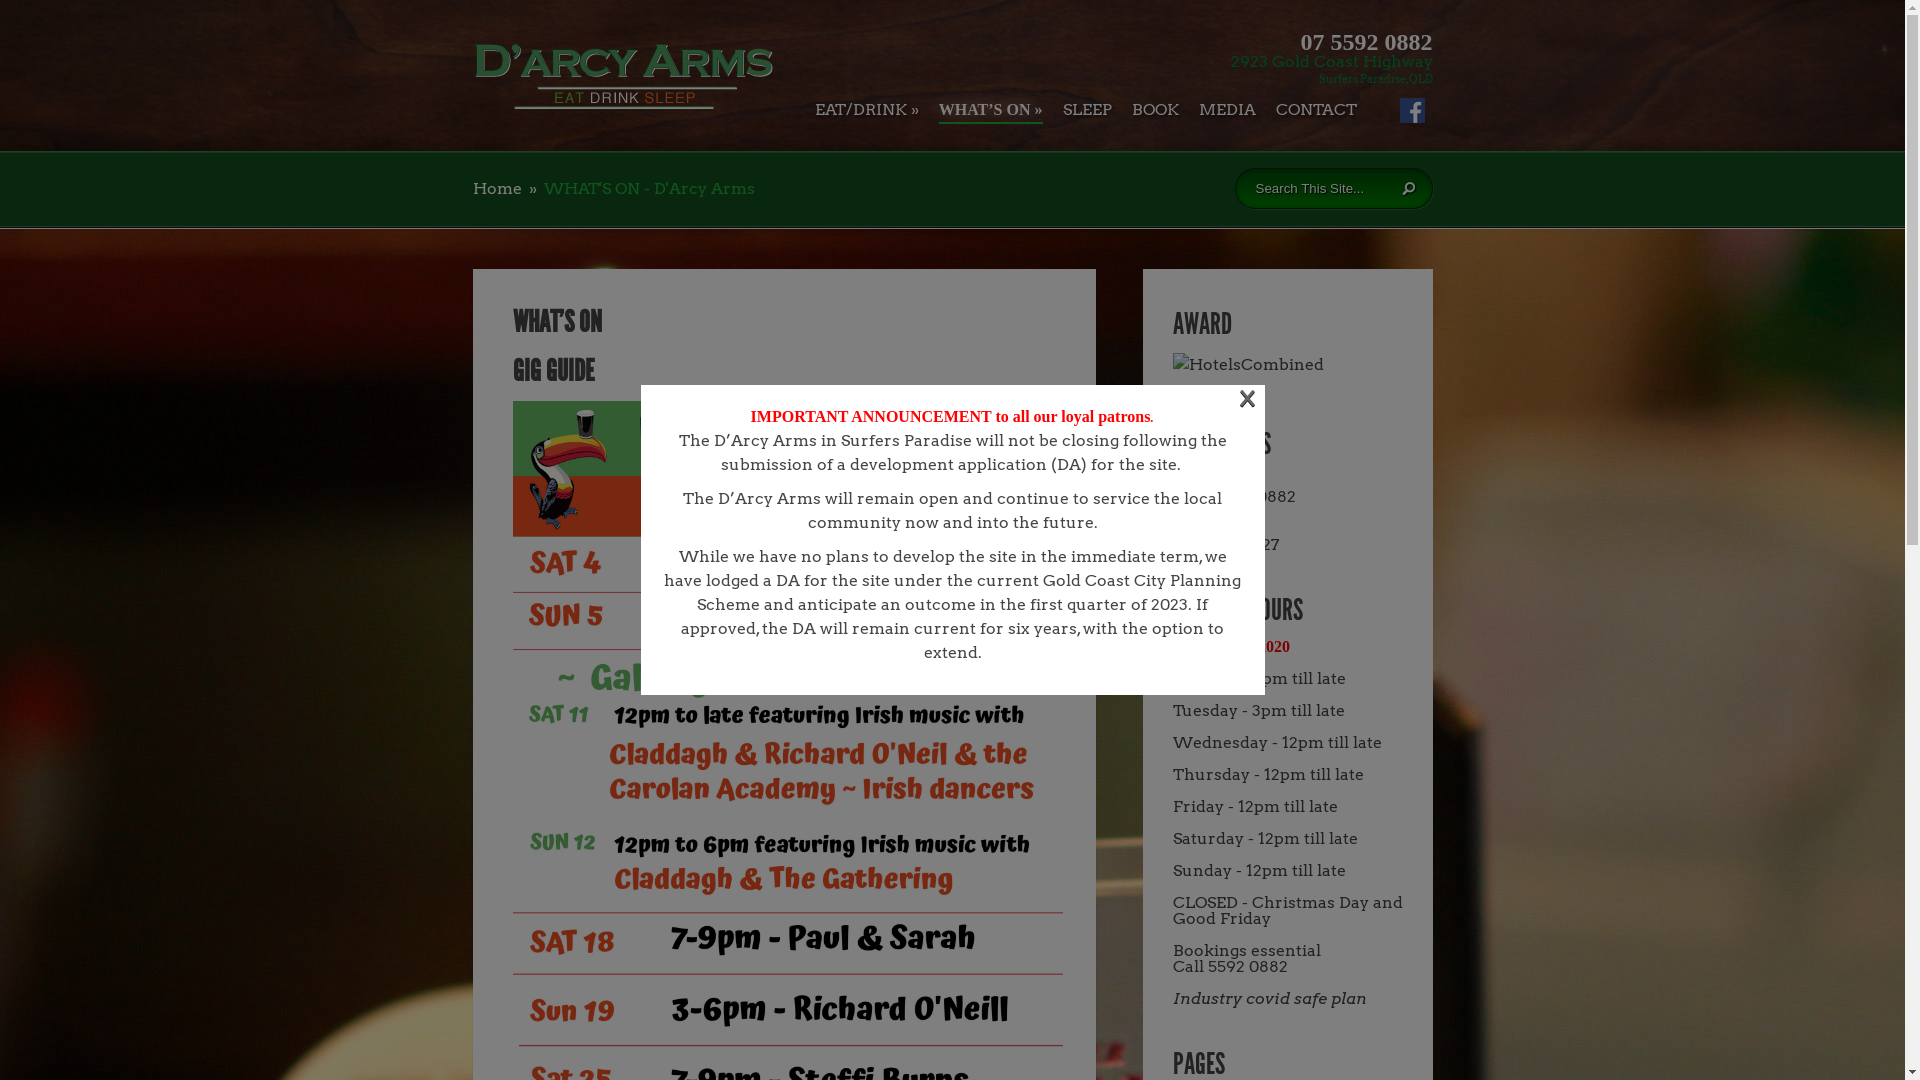 The width and height of the screenshot is (1920, 1080). Describe the element at coordinates (1228, 965) in the screenshot. I see `'Call 5592 0882'` at that location.